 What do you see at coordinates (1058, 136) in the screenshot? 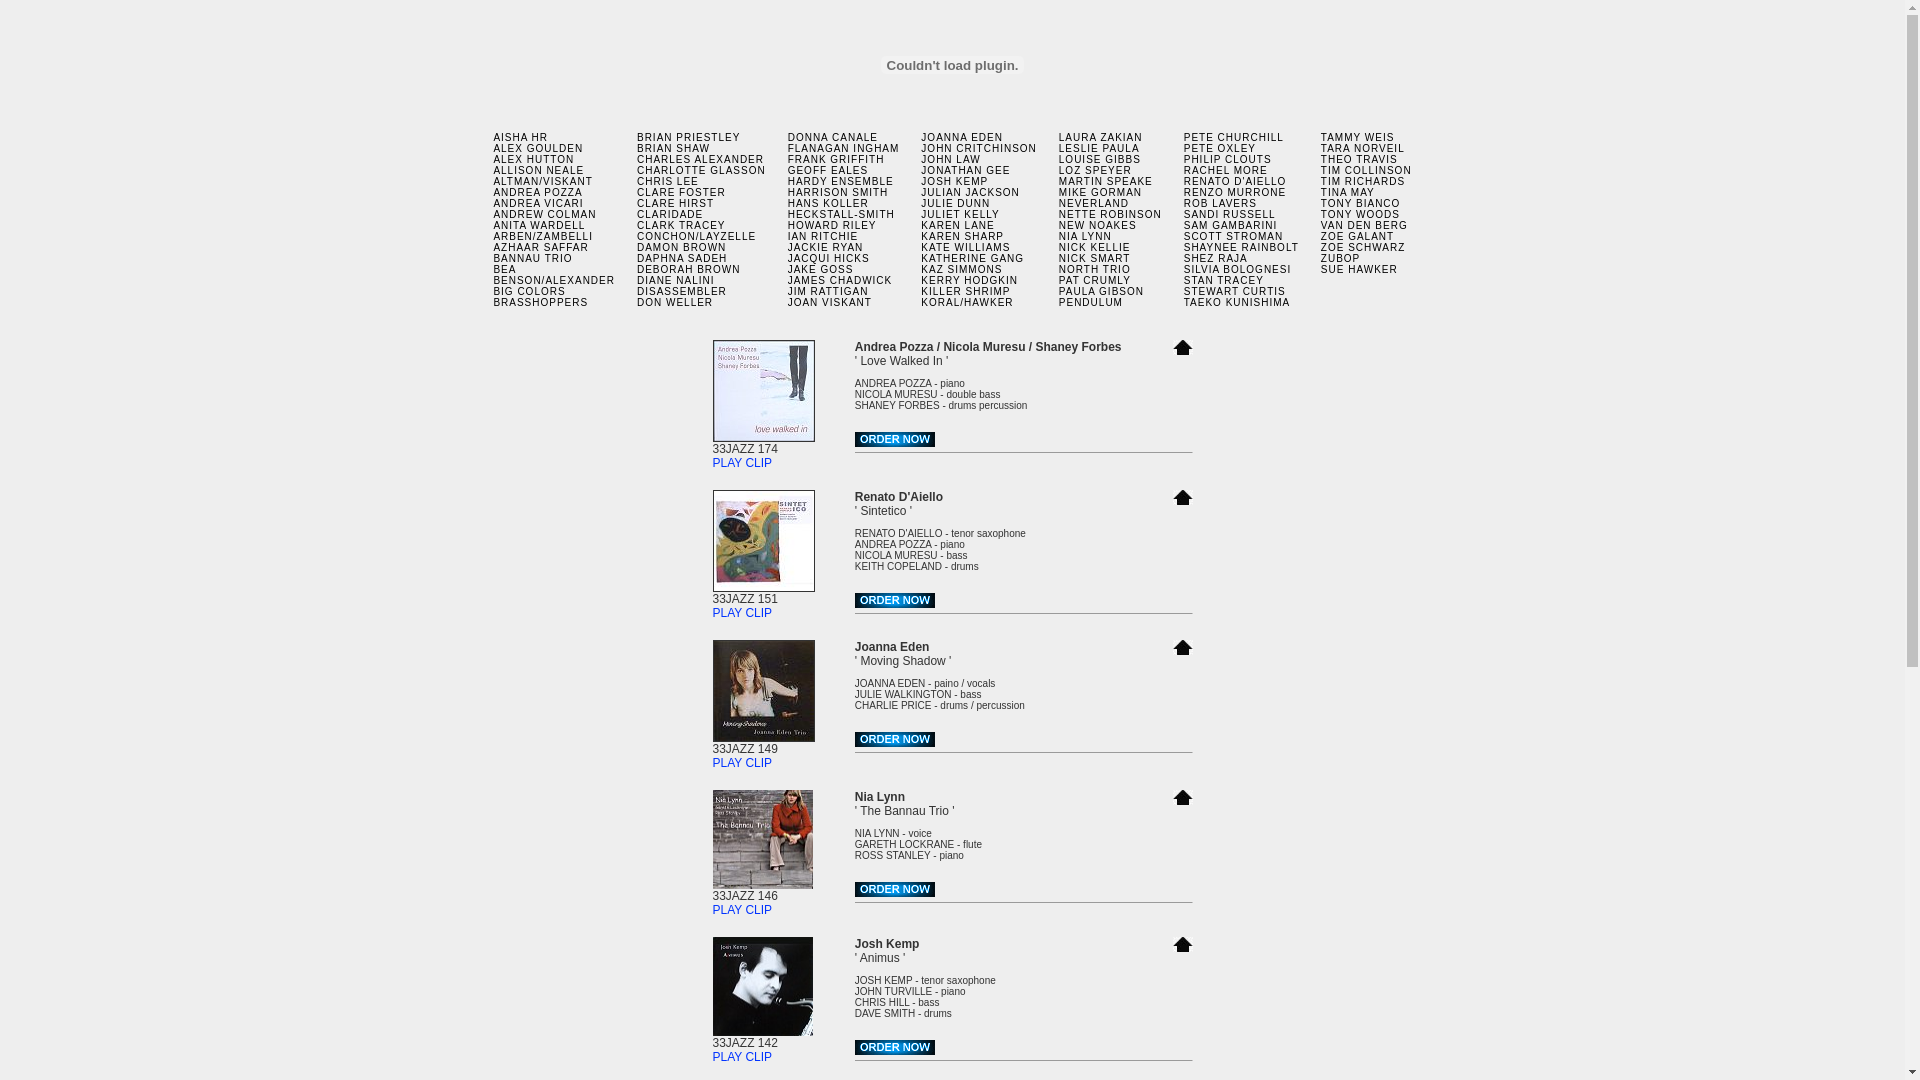
I see `'LAURA ZAKIAN'` at bounding box center [1058, 136].